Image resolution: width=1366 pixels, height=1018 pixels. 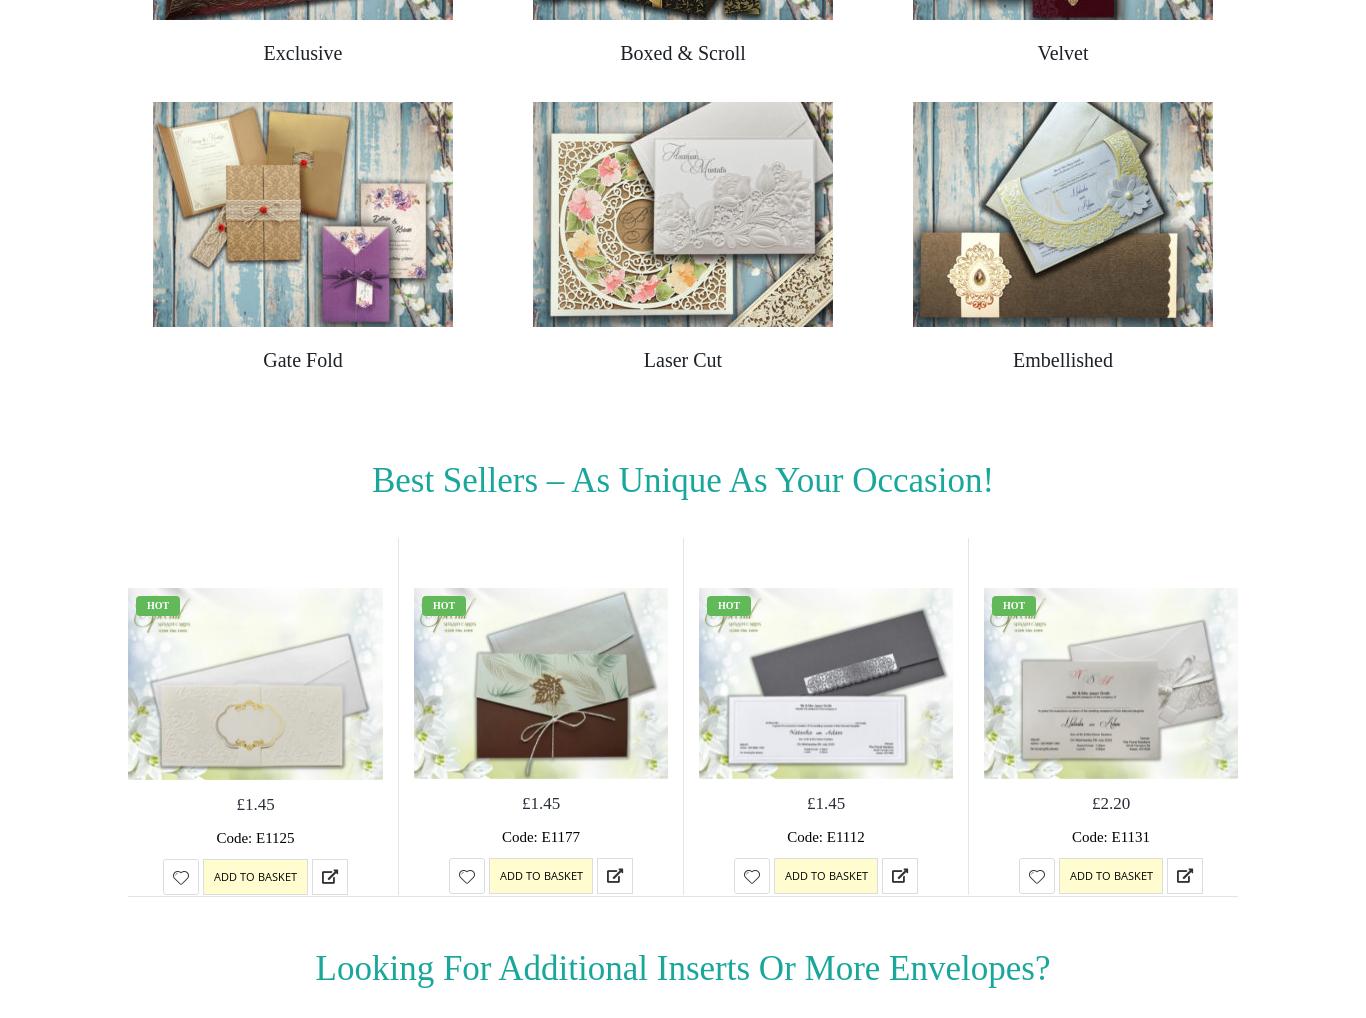 I want to click on 'Code: E1177', so click(x=540, y=834).